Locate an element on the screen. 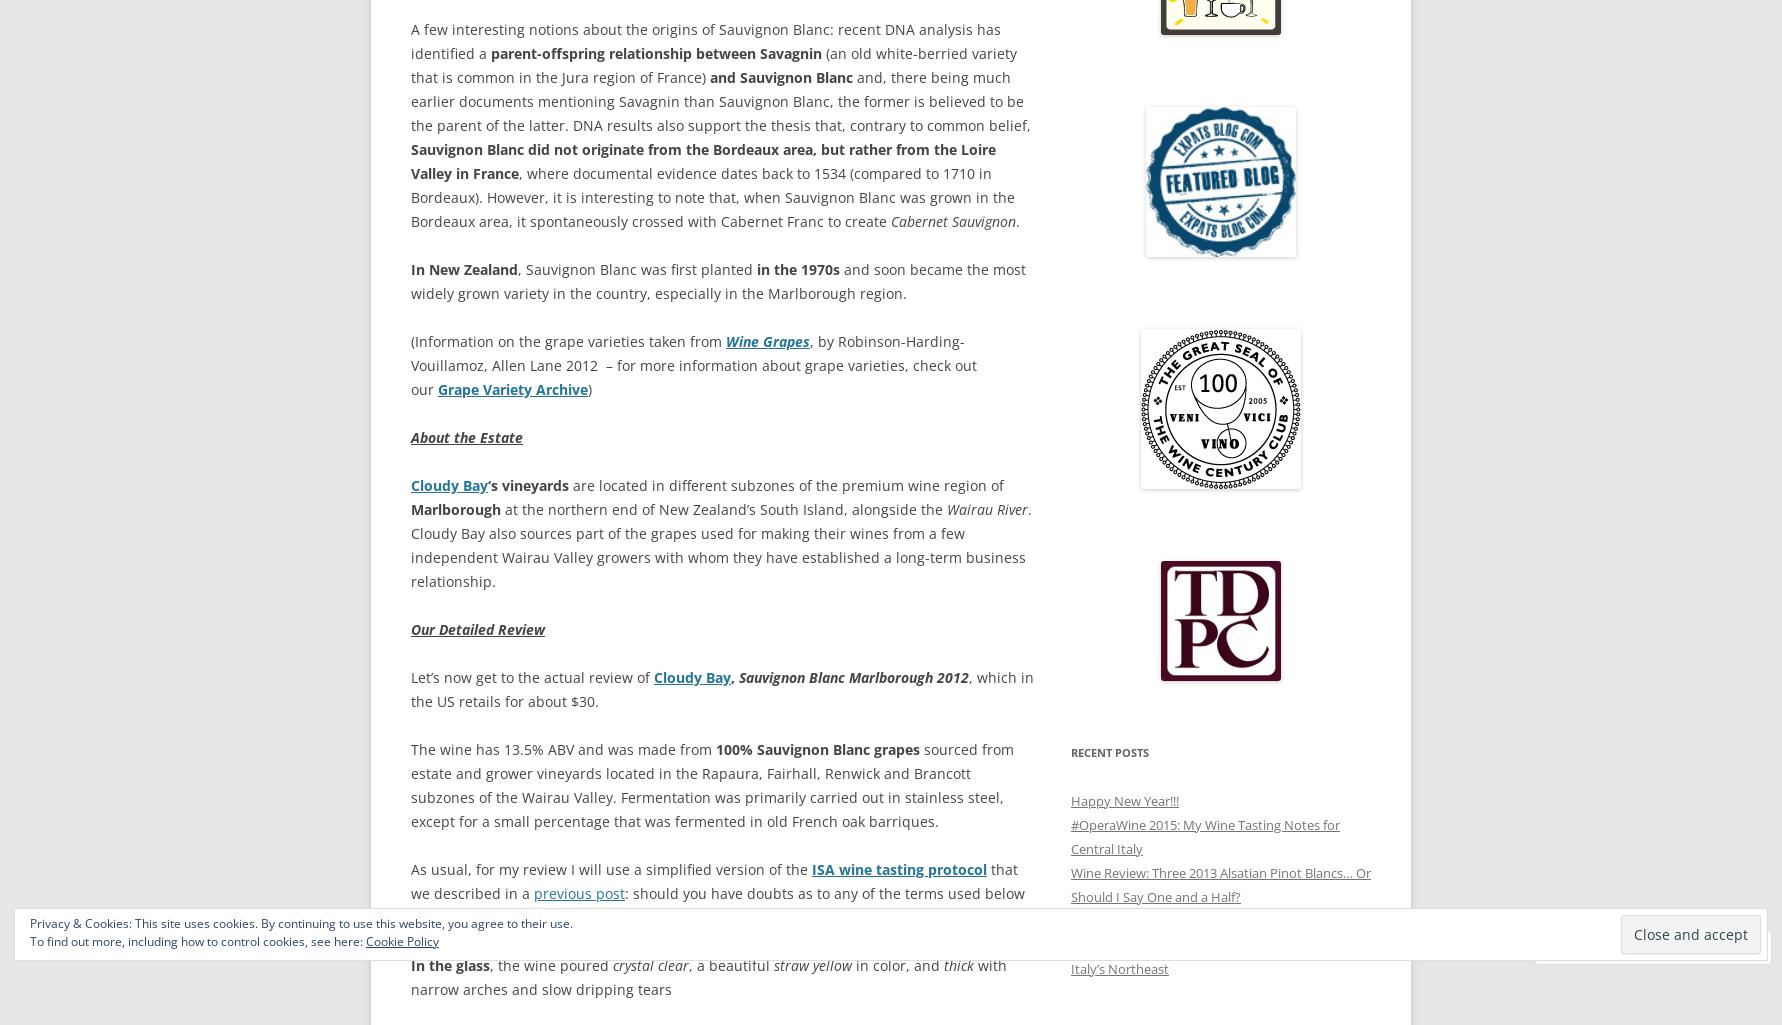 The width and height of the screenshot is (1782, 1025). 'that post' is located at coordinates (542, 916).